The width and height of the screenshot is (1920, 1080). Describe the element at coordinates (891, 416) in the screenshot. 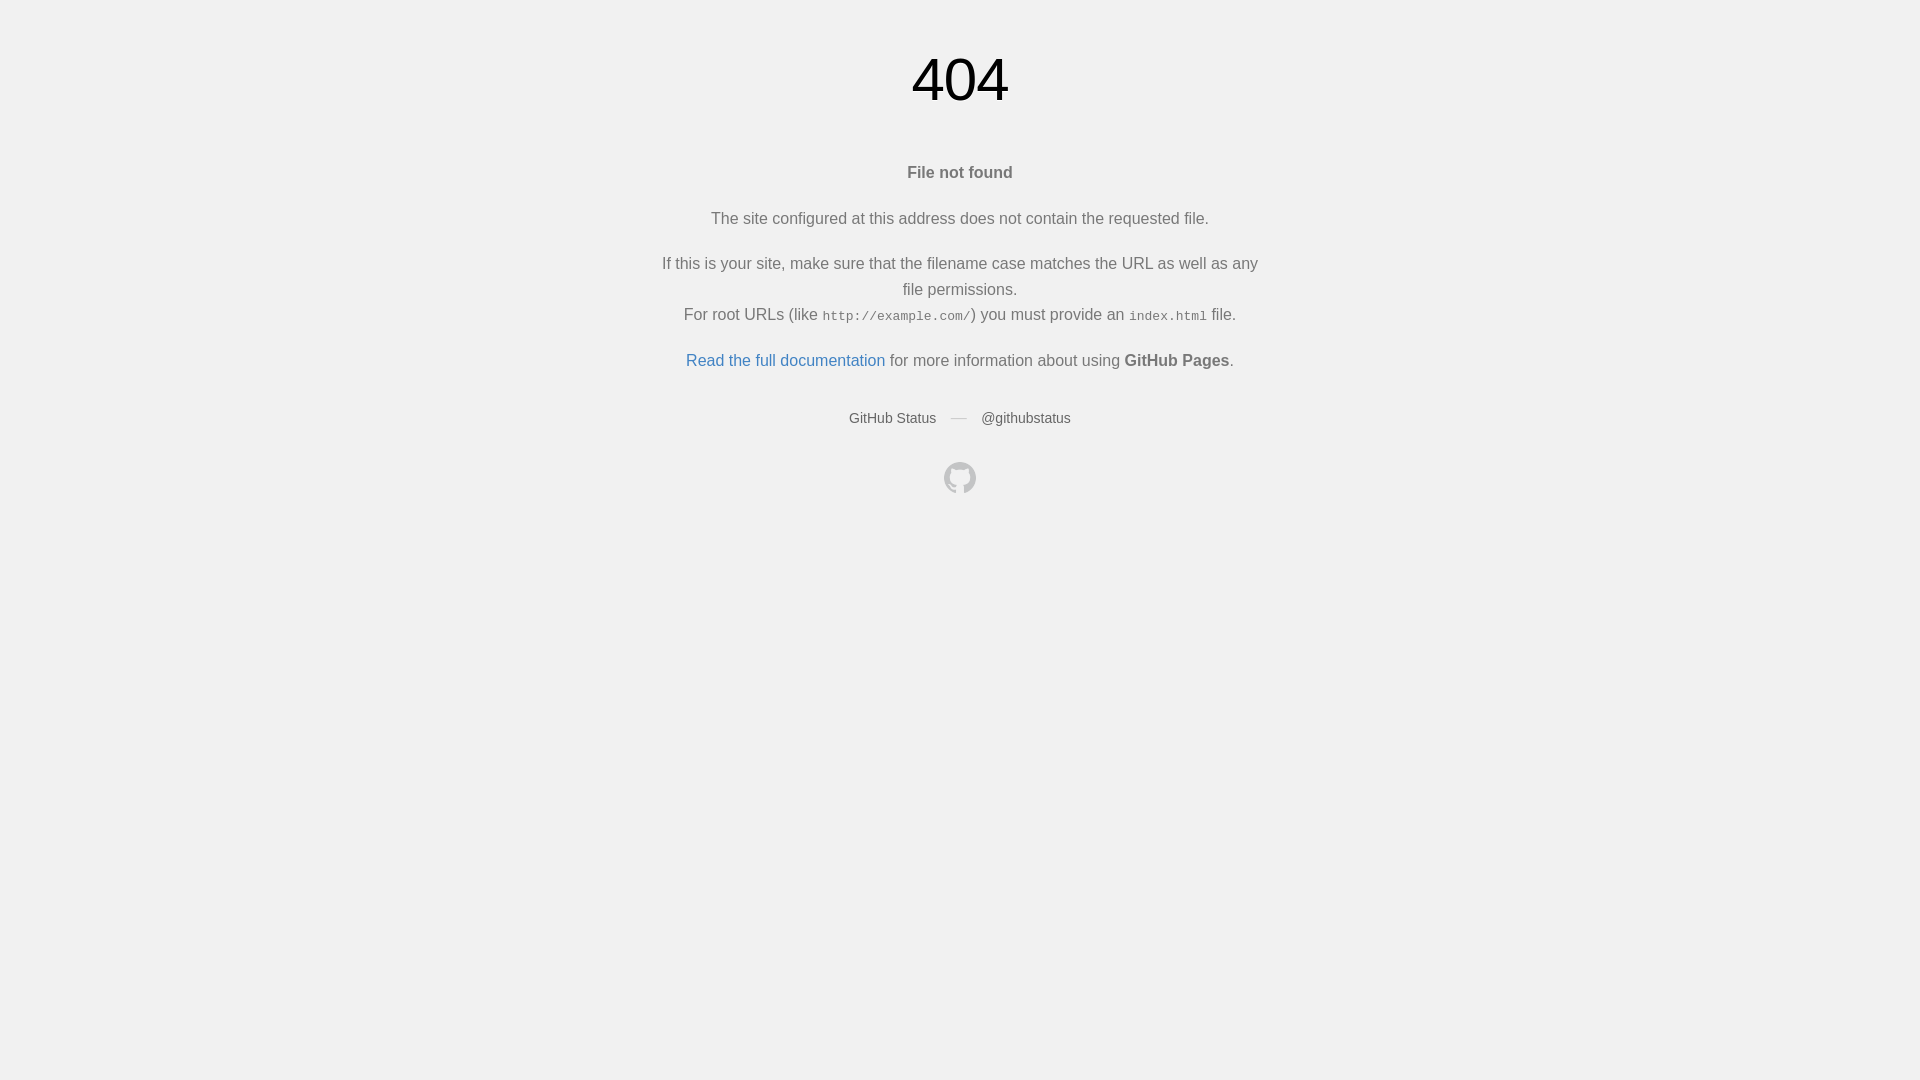

I see `'GitHub Status'` at that location.